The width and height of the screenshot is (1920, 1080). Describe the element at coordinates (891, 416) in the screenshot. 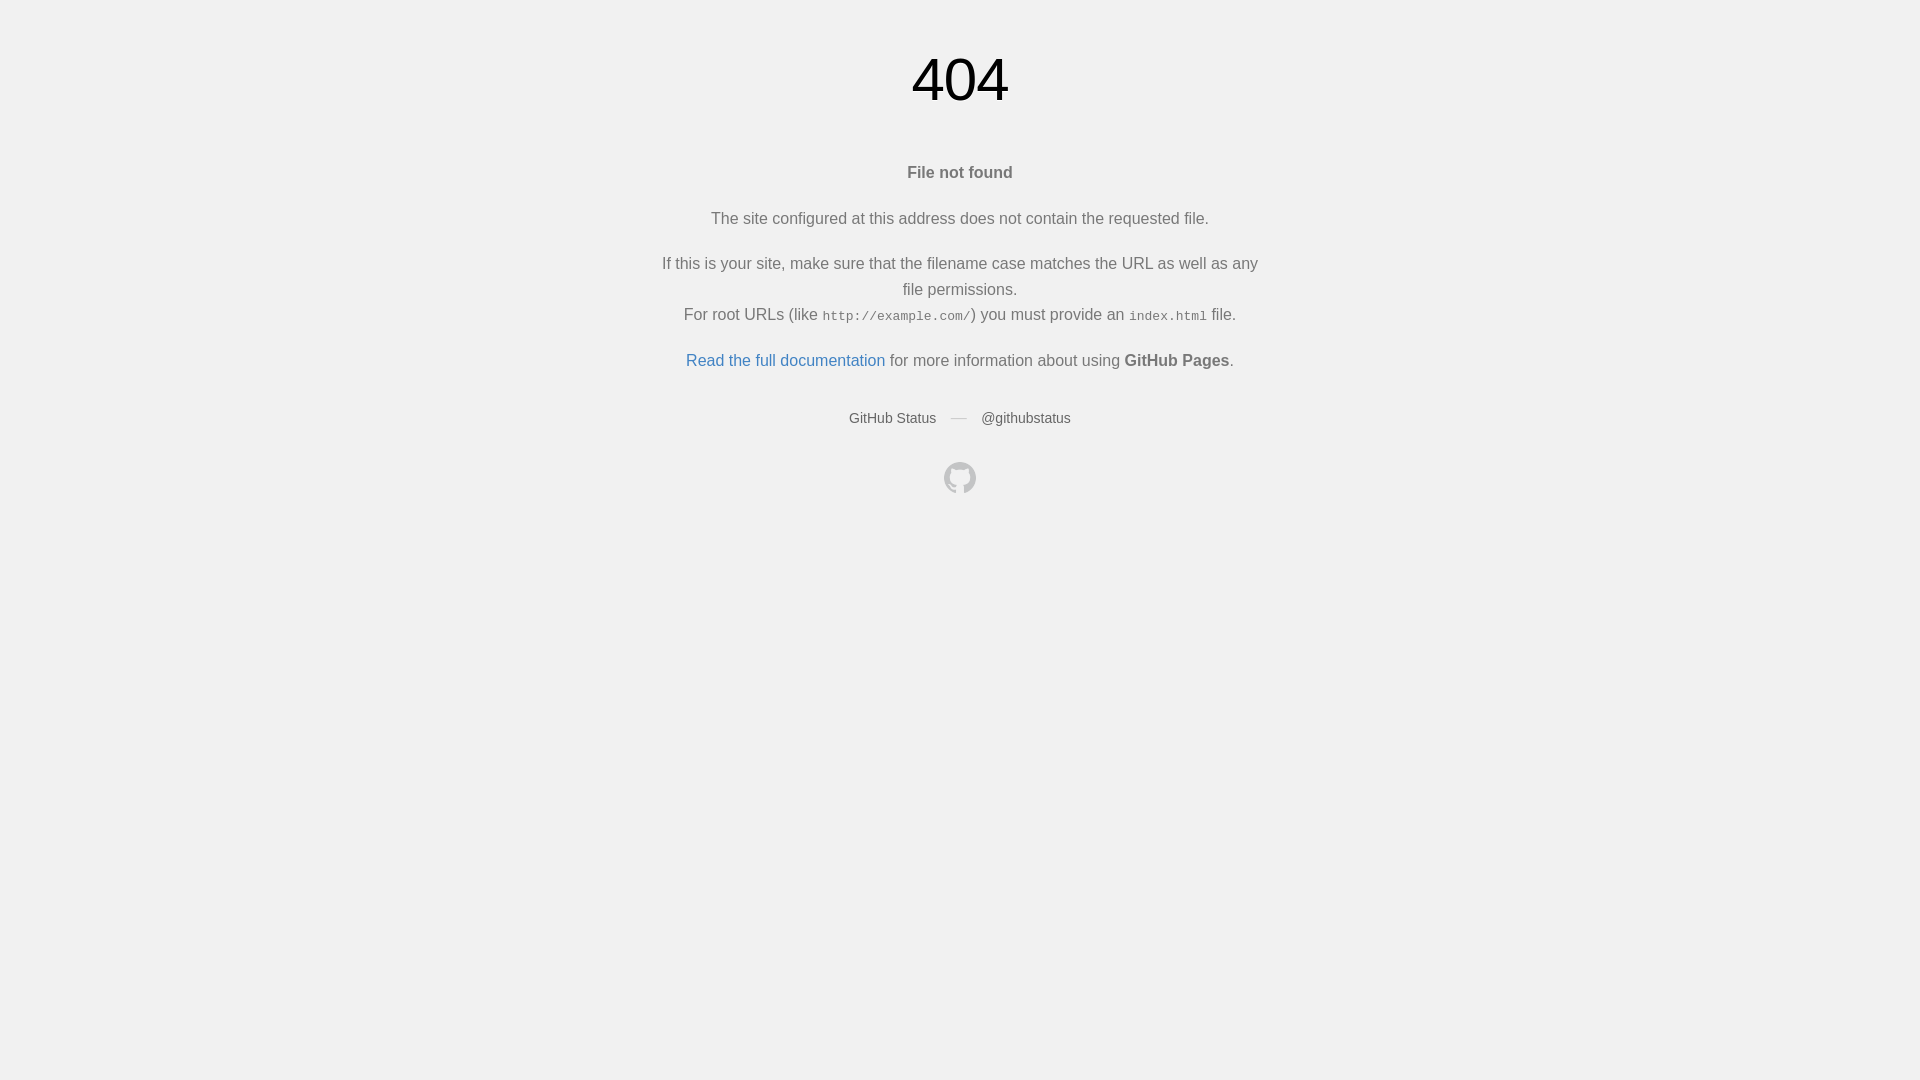

I see `'GitHub Status'` at that location.